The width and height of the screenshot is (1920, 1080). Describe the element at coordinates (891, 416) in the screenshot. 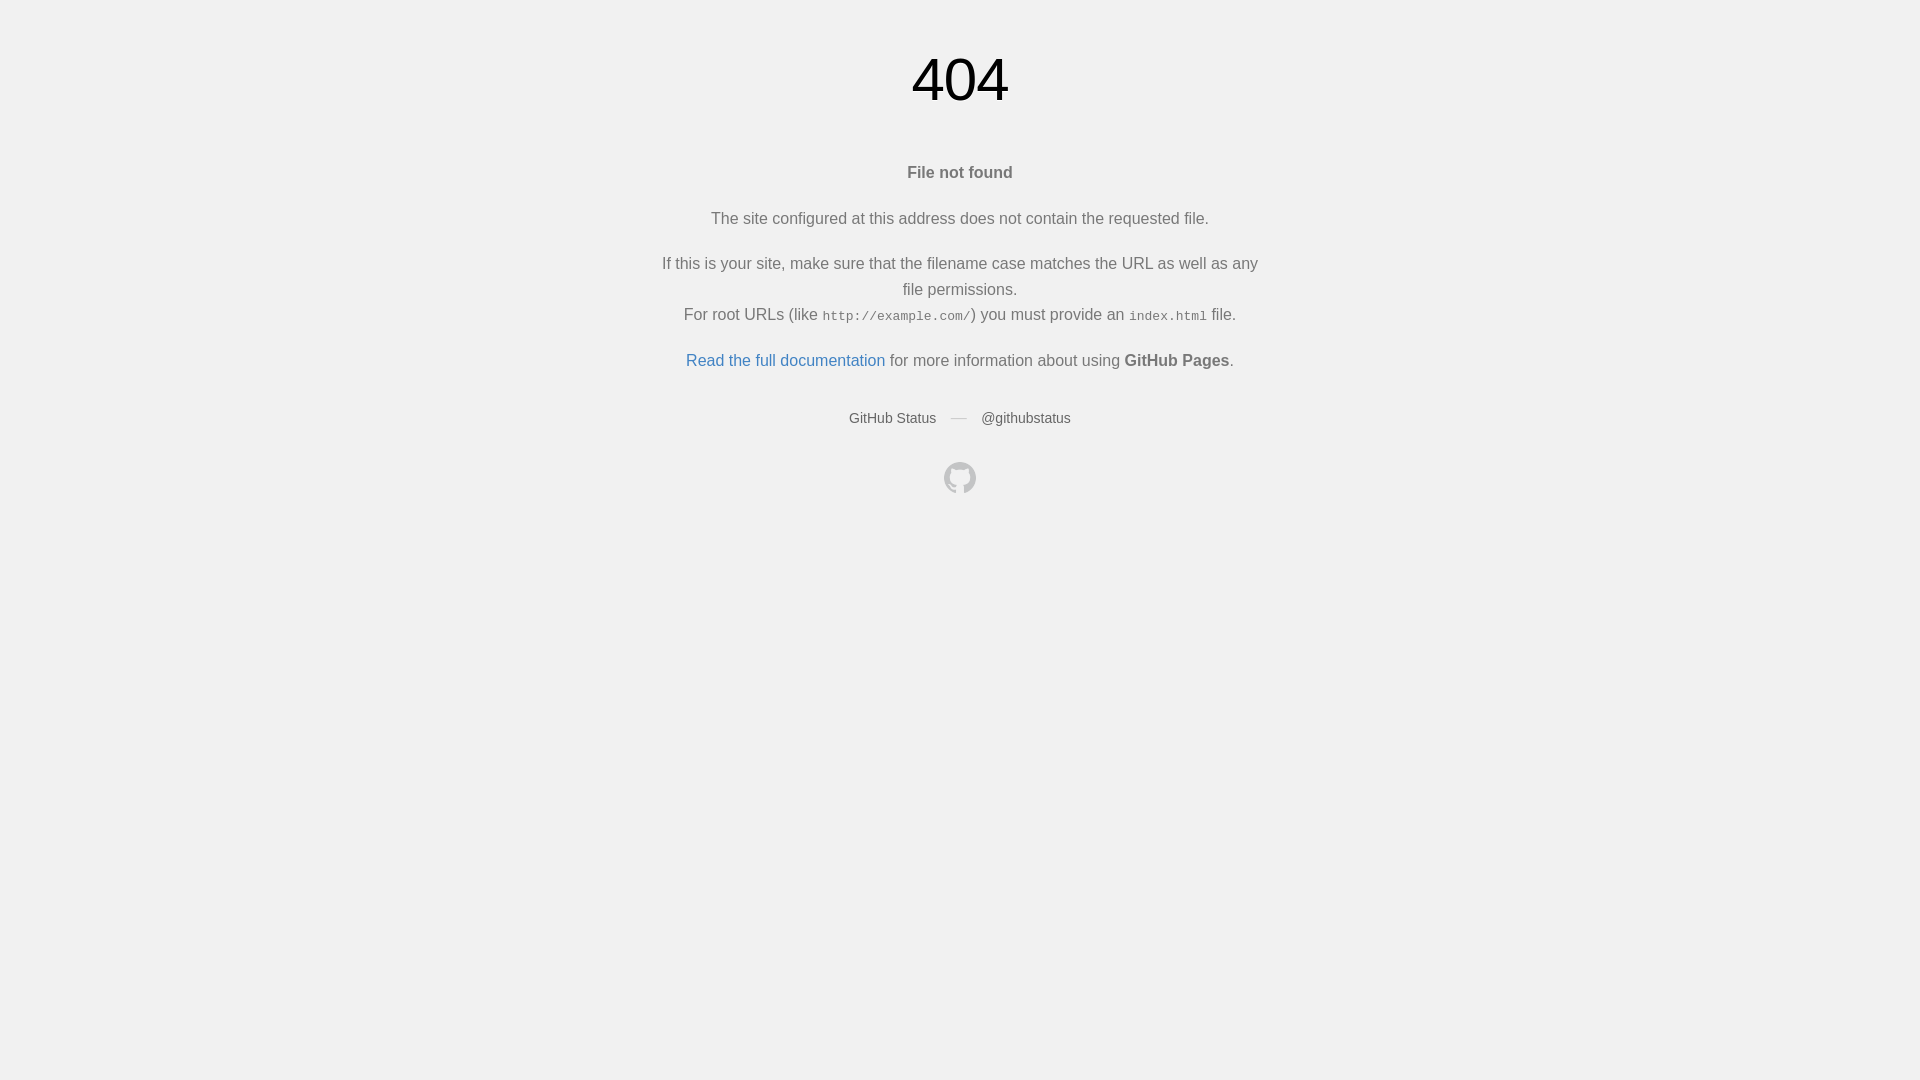

I see `'GitHub Status'` at that location.